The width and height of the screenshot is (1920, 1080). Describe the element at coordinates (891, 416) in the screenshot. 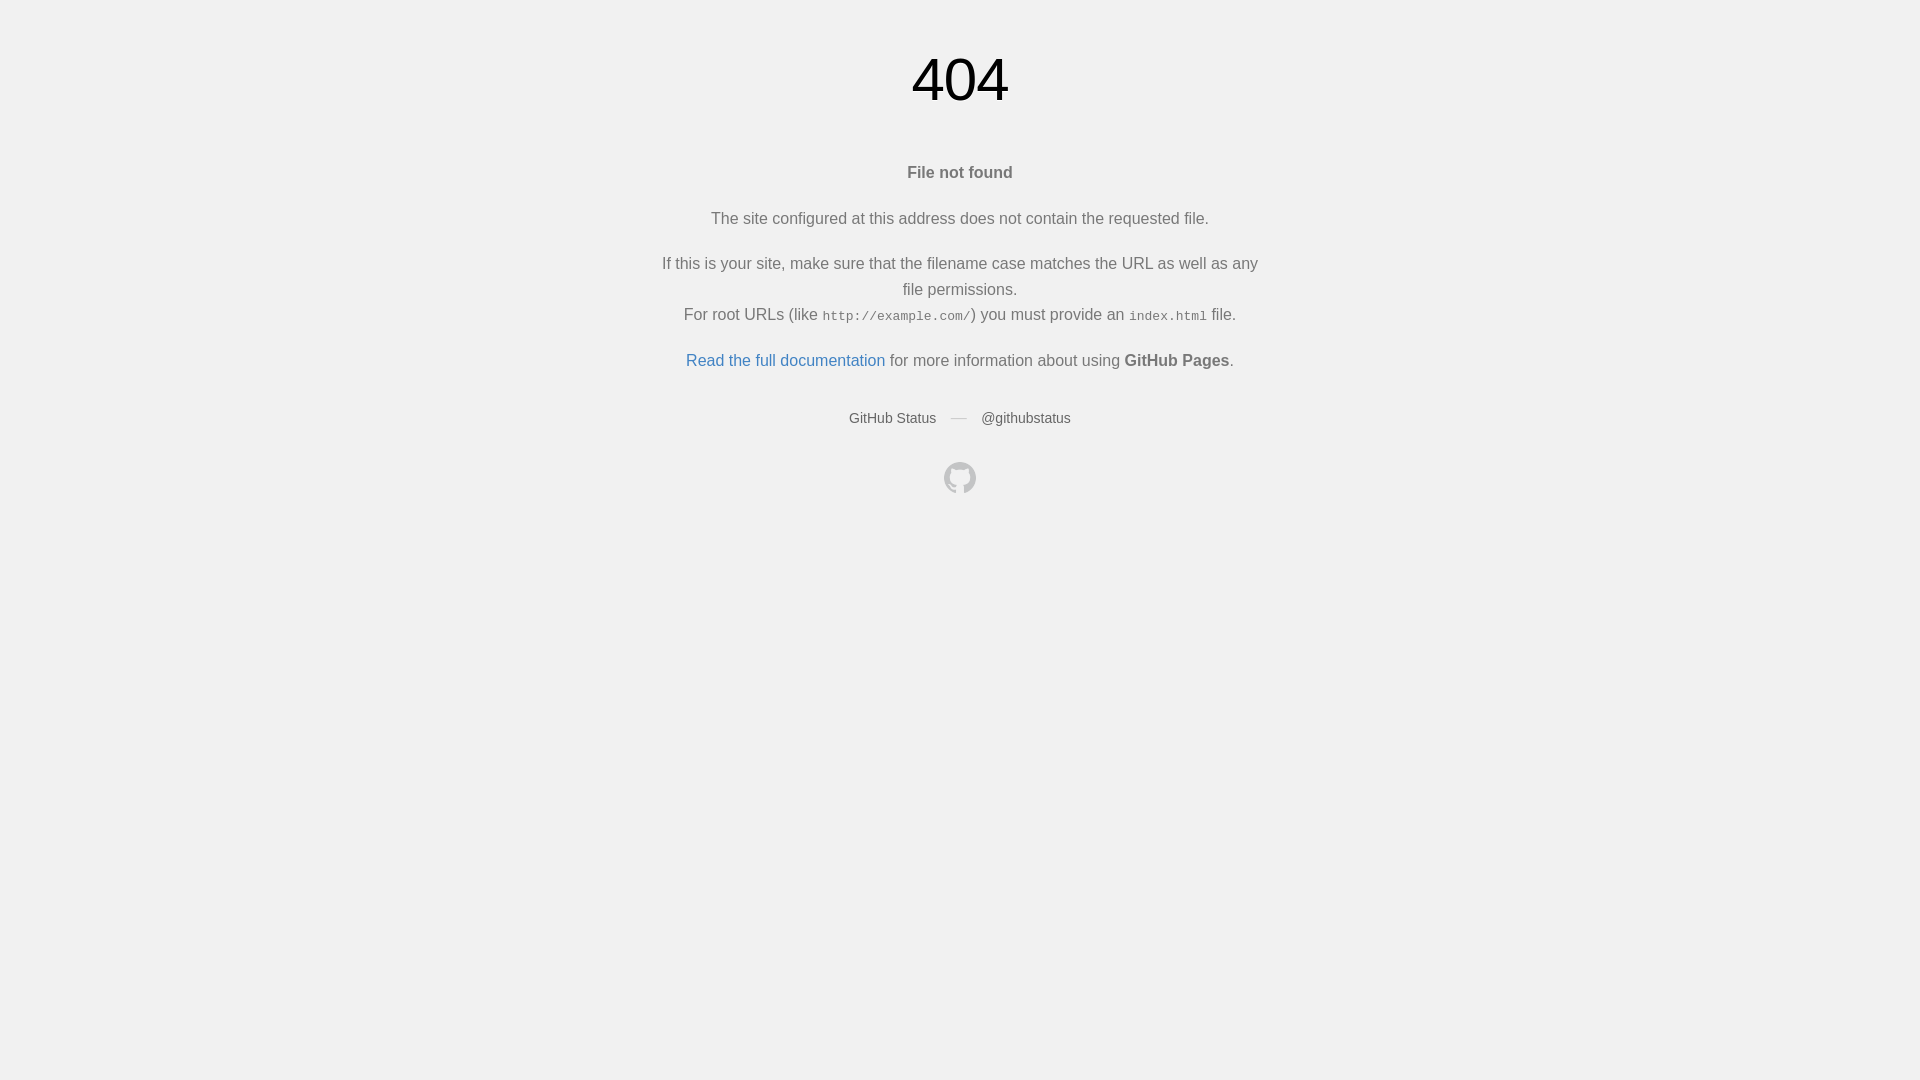

I see `'GitHub Status'` at that location.